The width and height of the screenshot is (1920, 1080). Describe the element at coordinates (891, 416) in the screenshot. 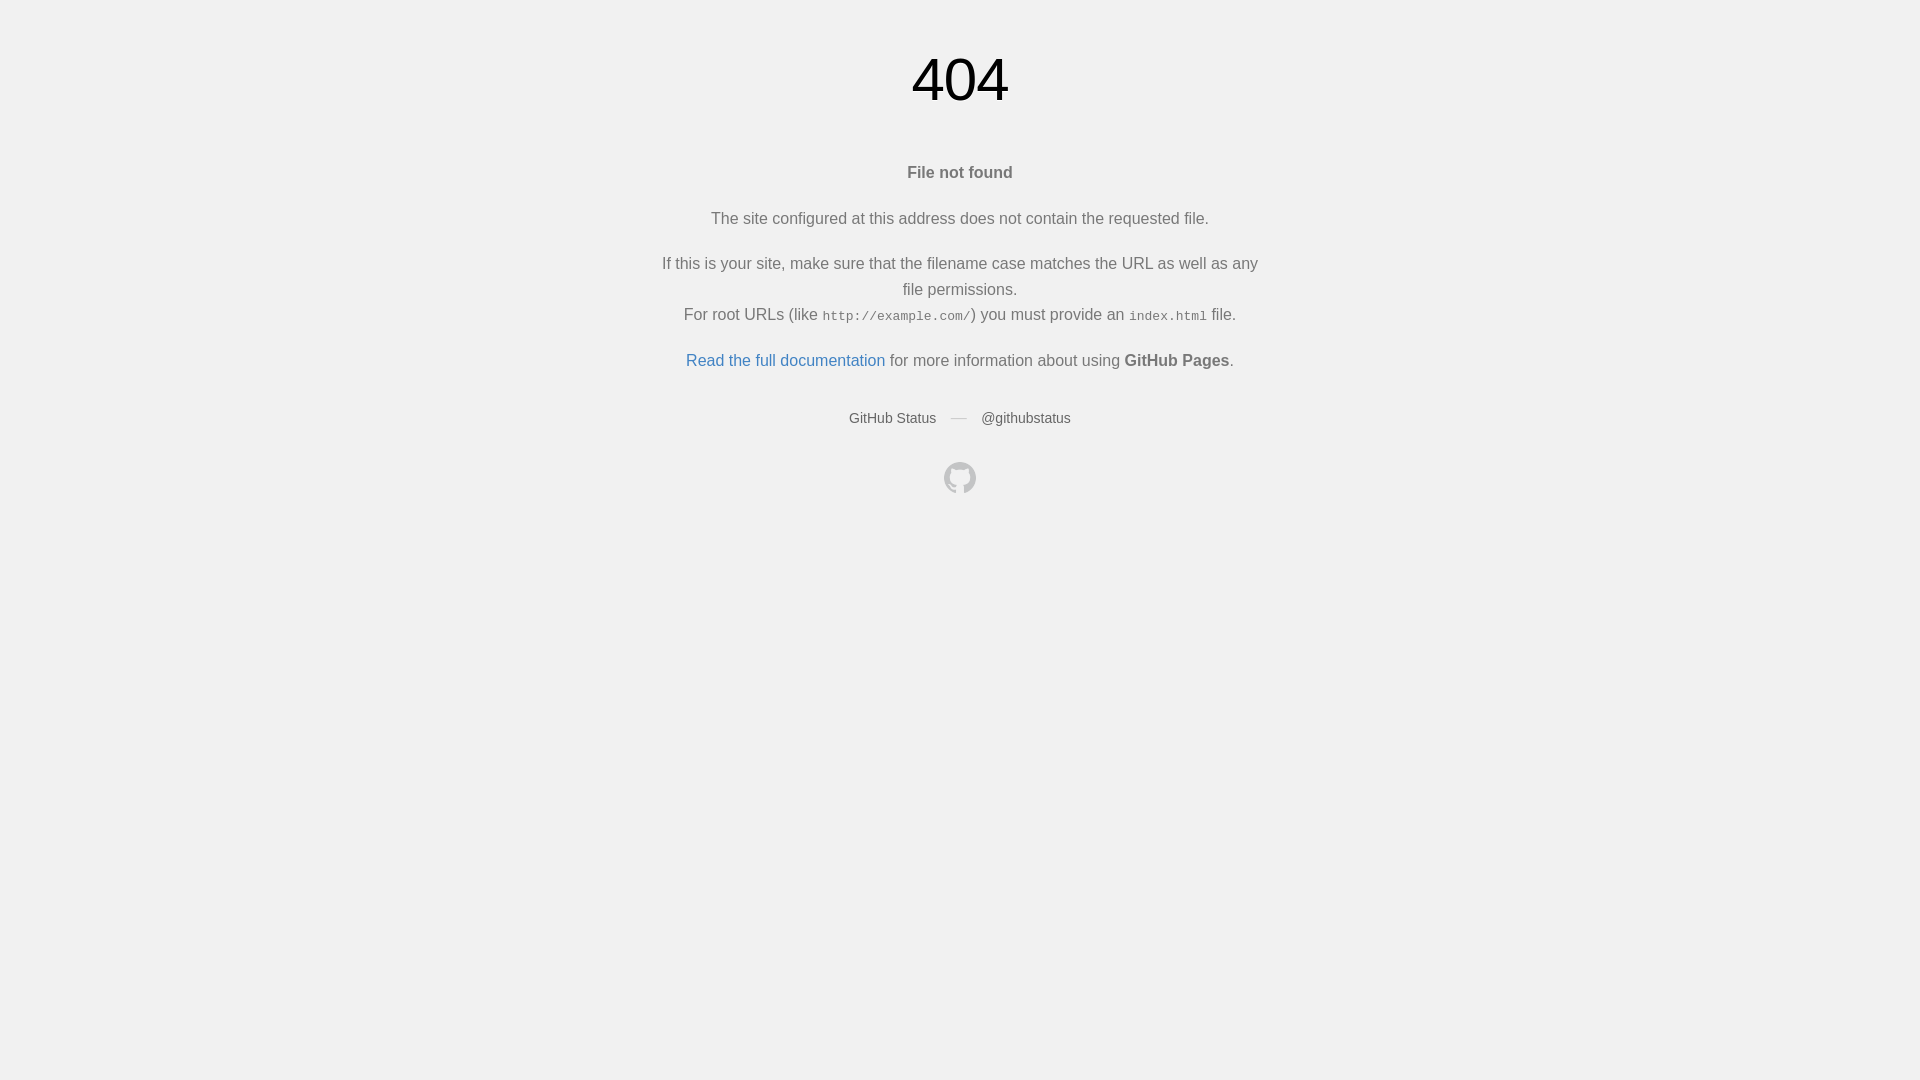

I see `'GitHub Status'` at that location.